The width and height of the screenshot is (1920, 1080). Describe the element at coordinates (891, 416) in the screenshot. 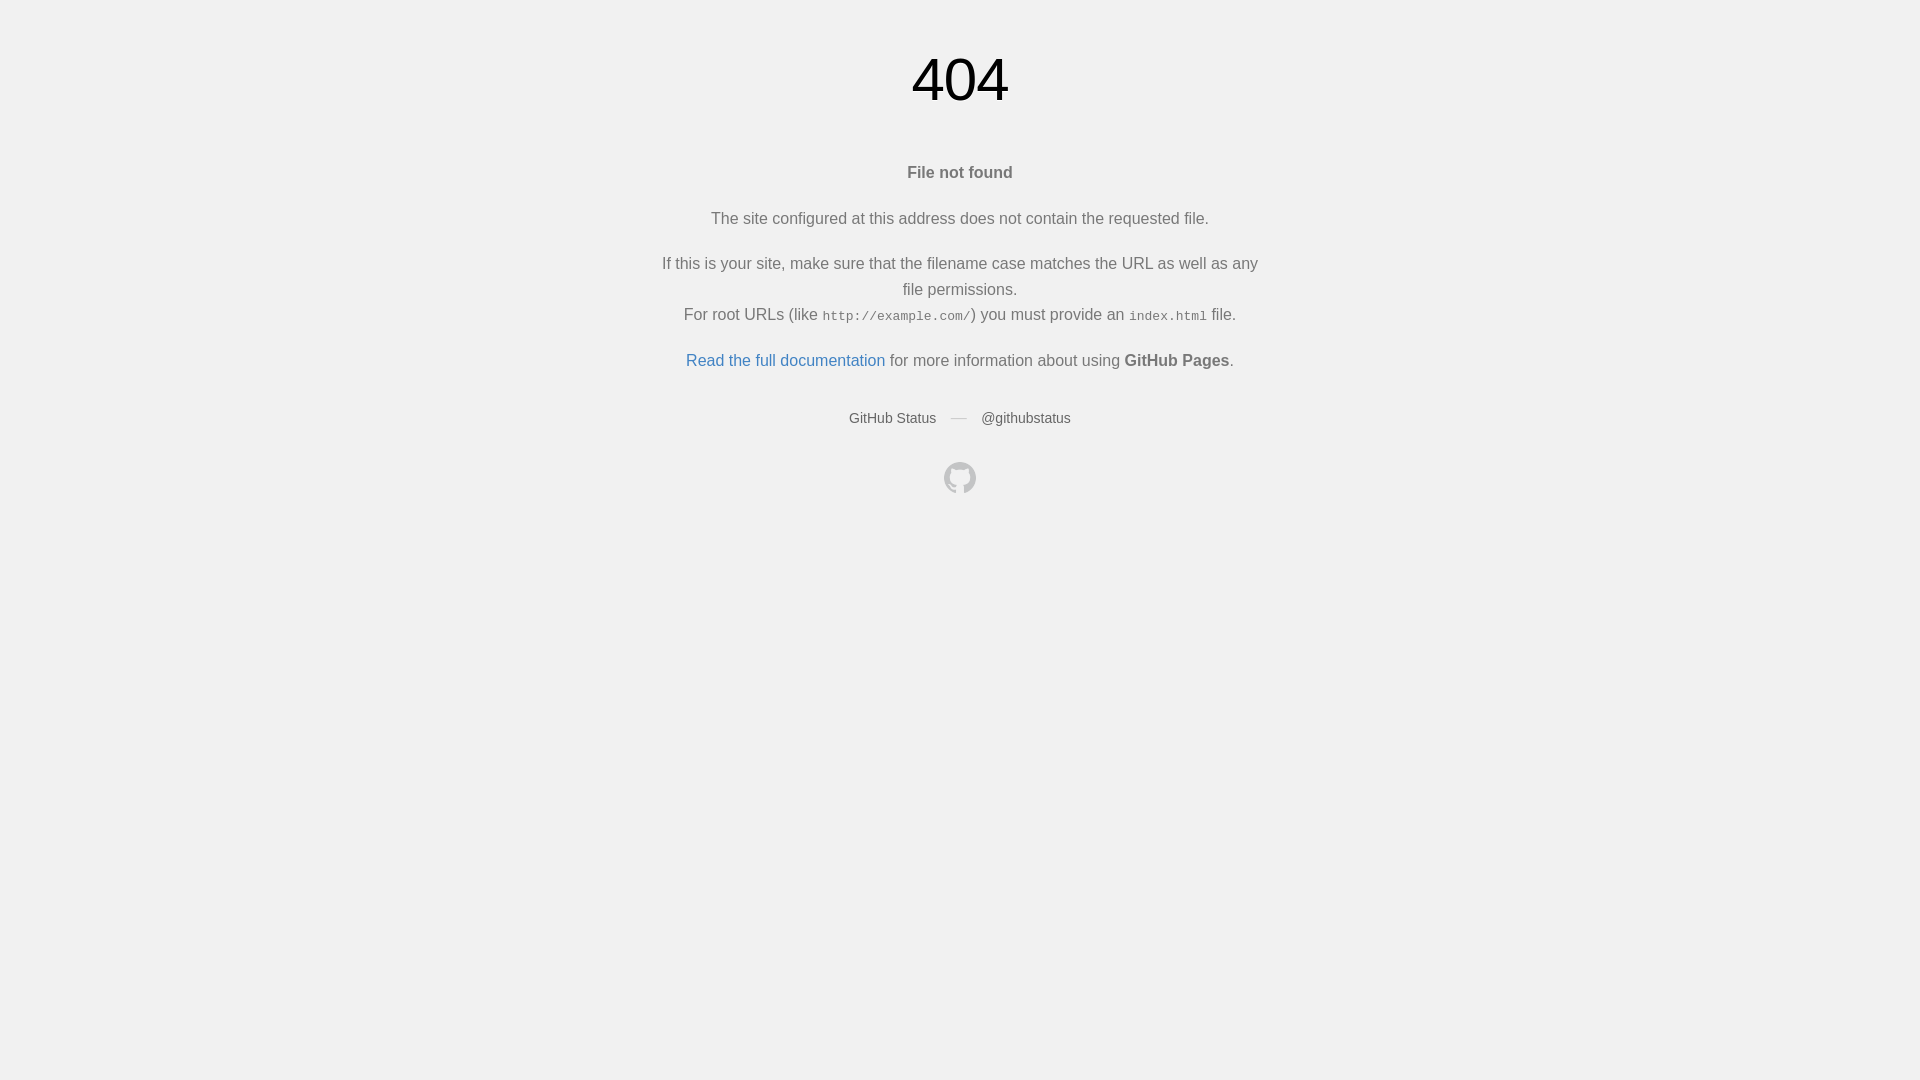

I see `'GitHub Status'` at that location.